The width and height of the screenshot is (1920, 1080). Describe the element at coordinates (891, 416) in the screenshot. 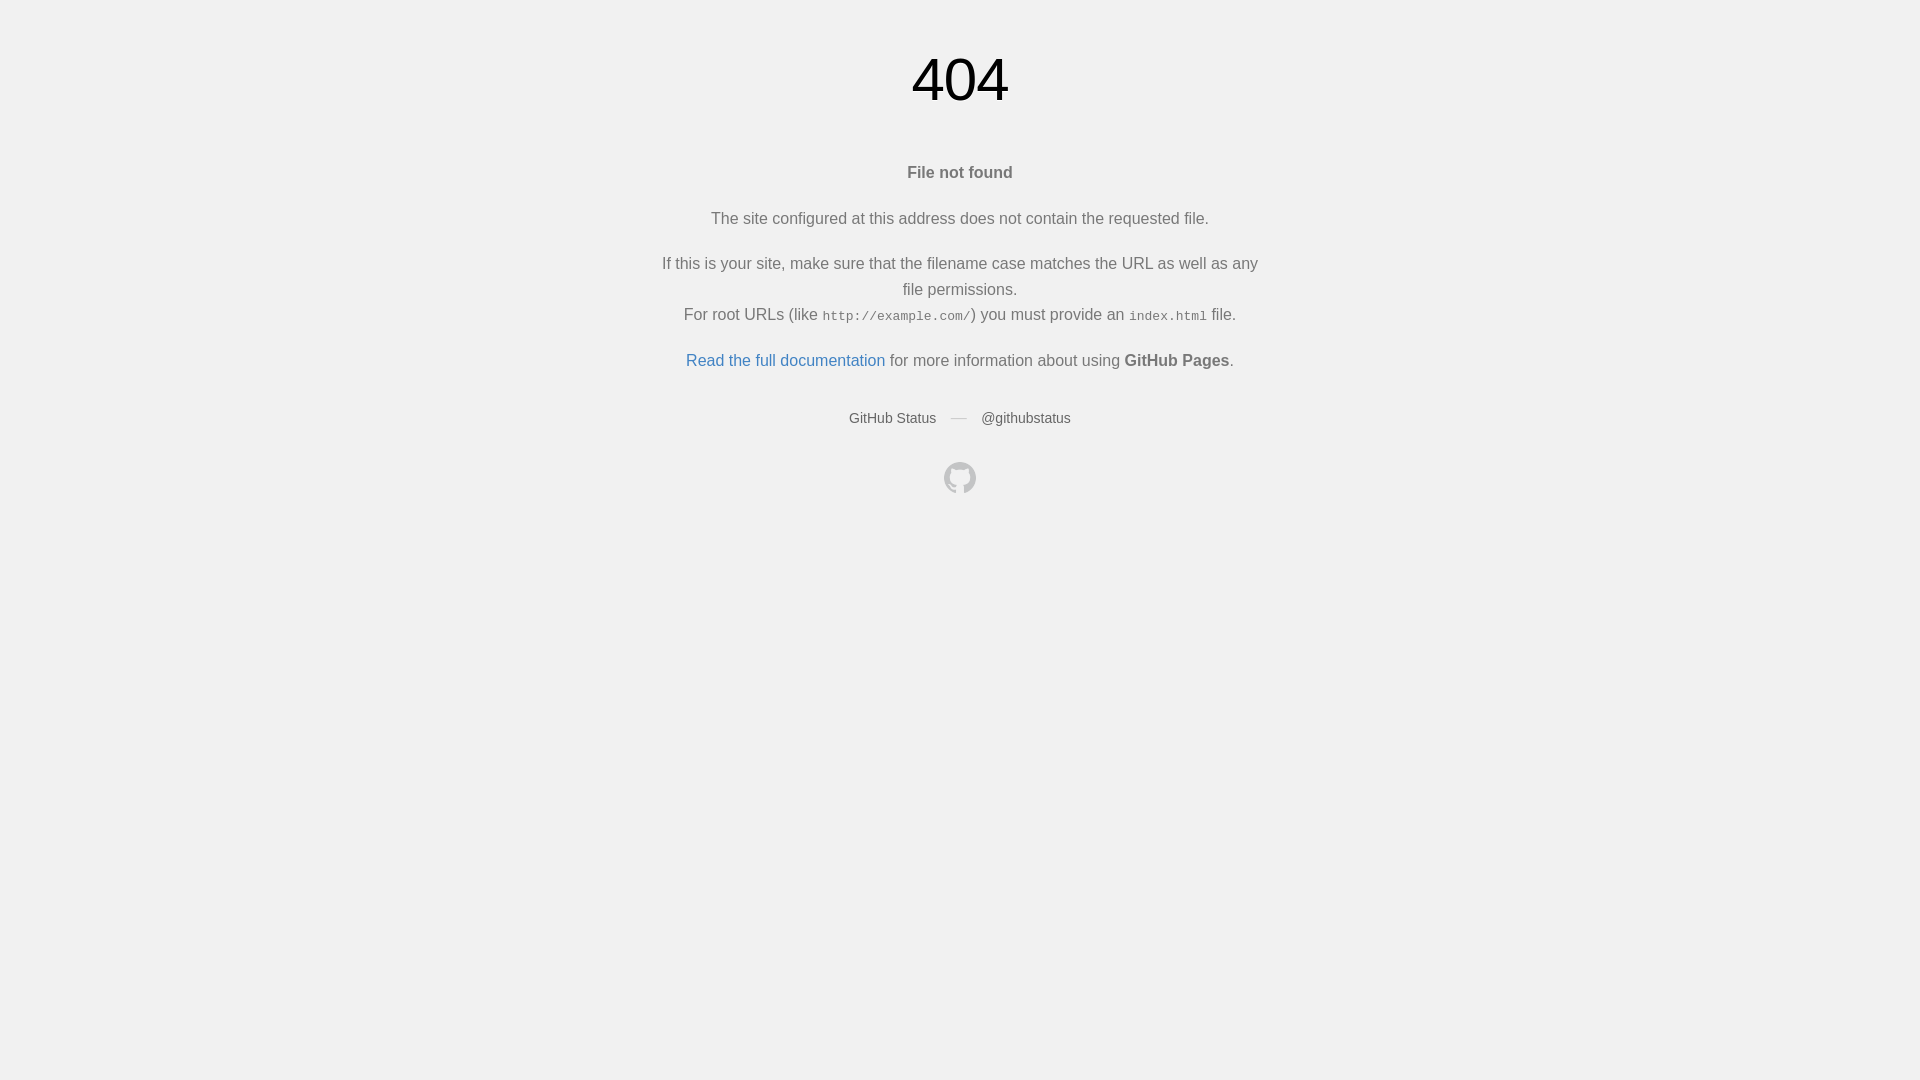

I see `'GitHub Status'` at that location.